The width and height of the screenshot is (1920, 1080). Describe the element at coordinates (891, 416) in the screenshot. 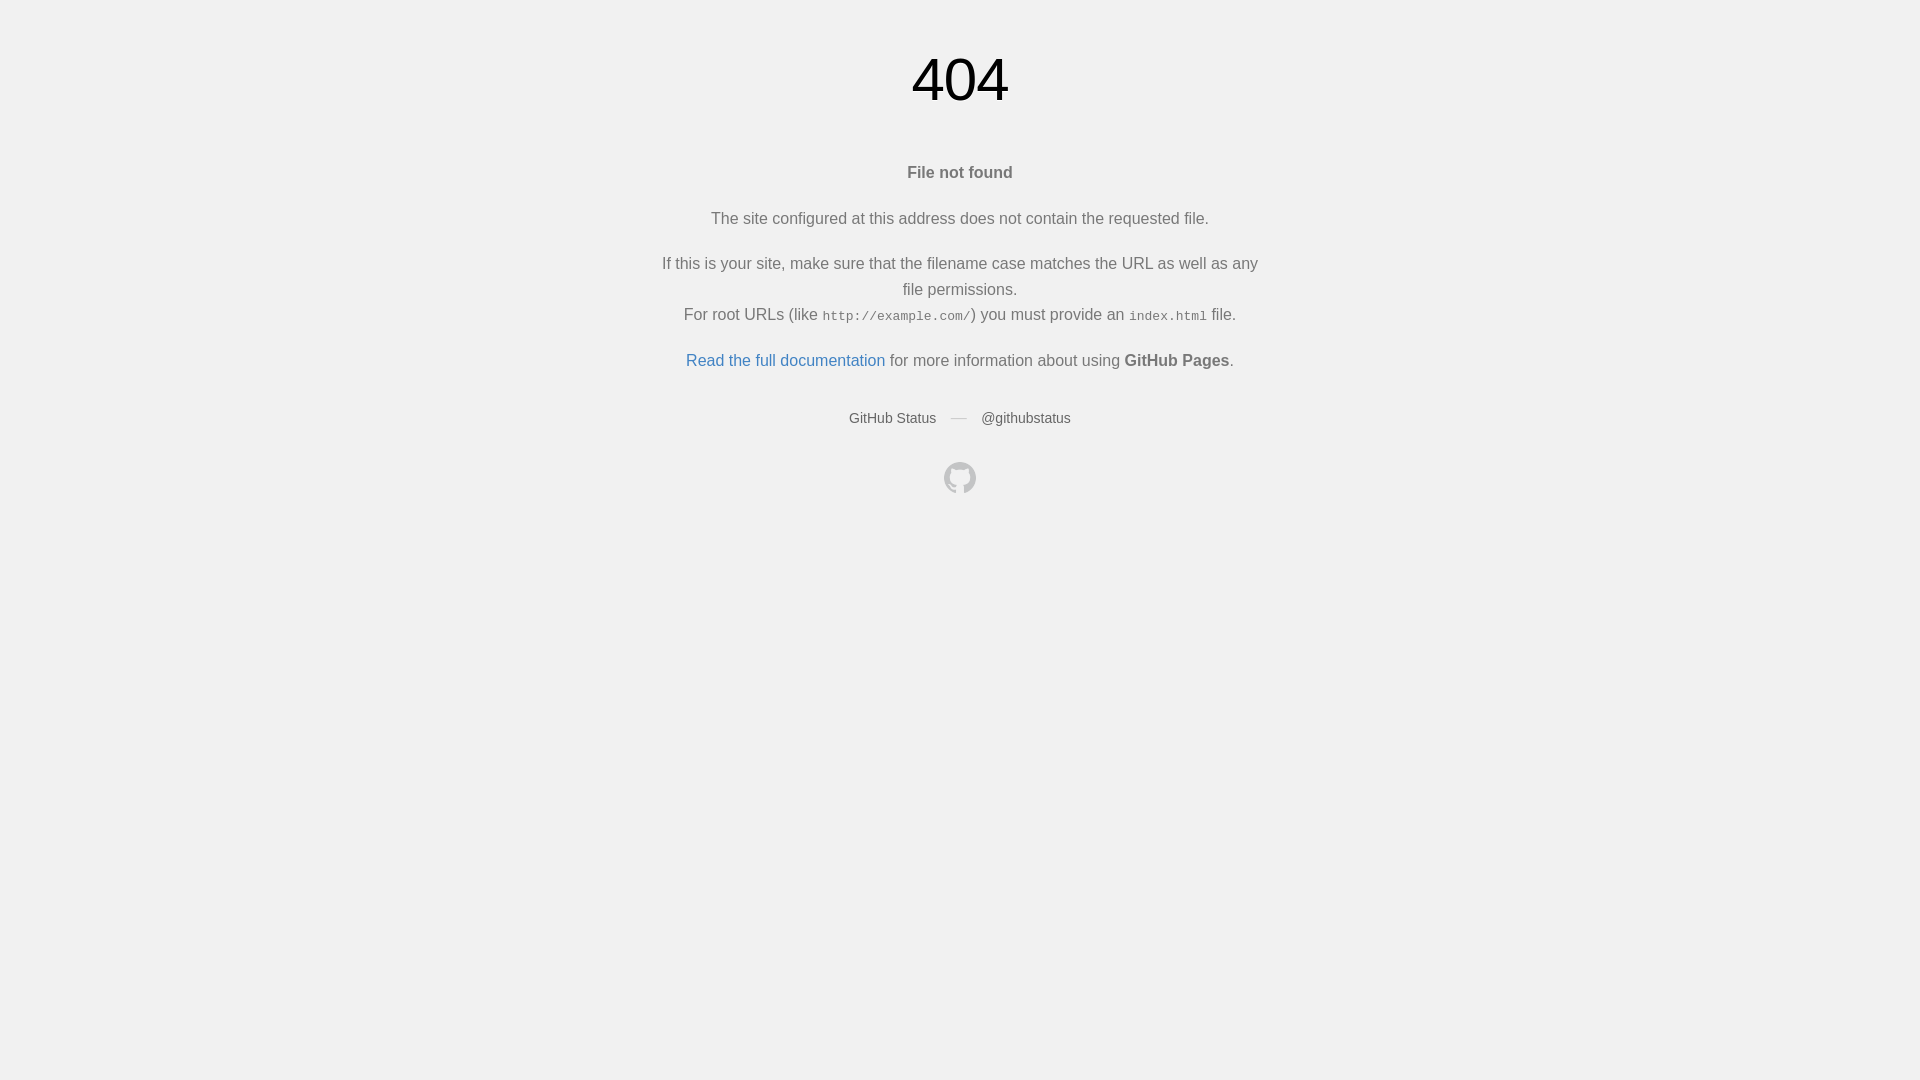

I see `'GitHub Status'` at that location.